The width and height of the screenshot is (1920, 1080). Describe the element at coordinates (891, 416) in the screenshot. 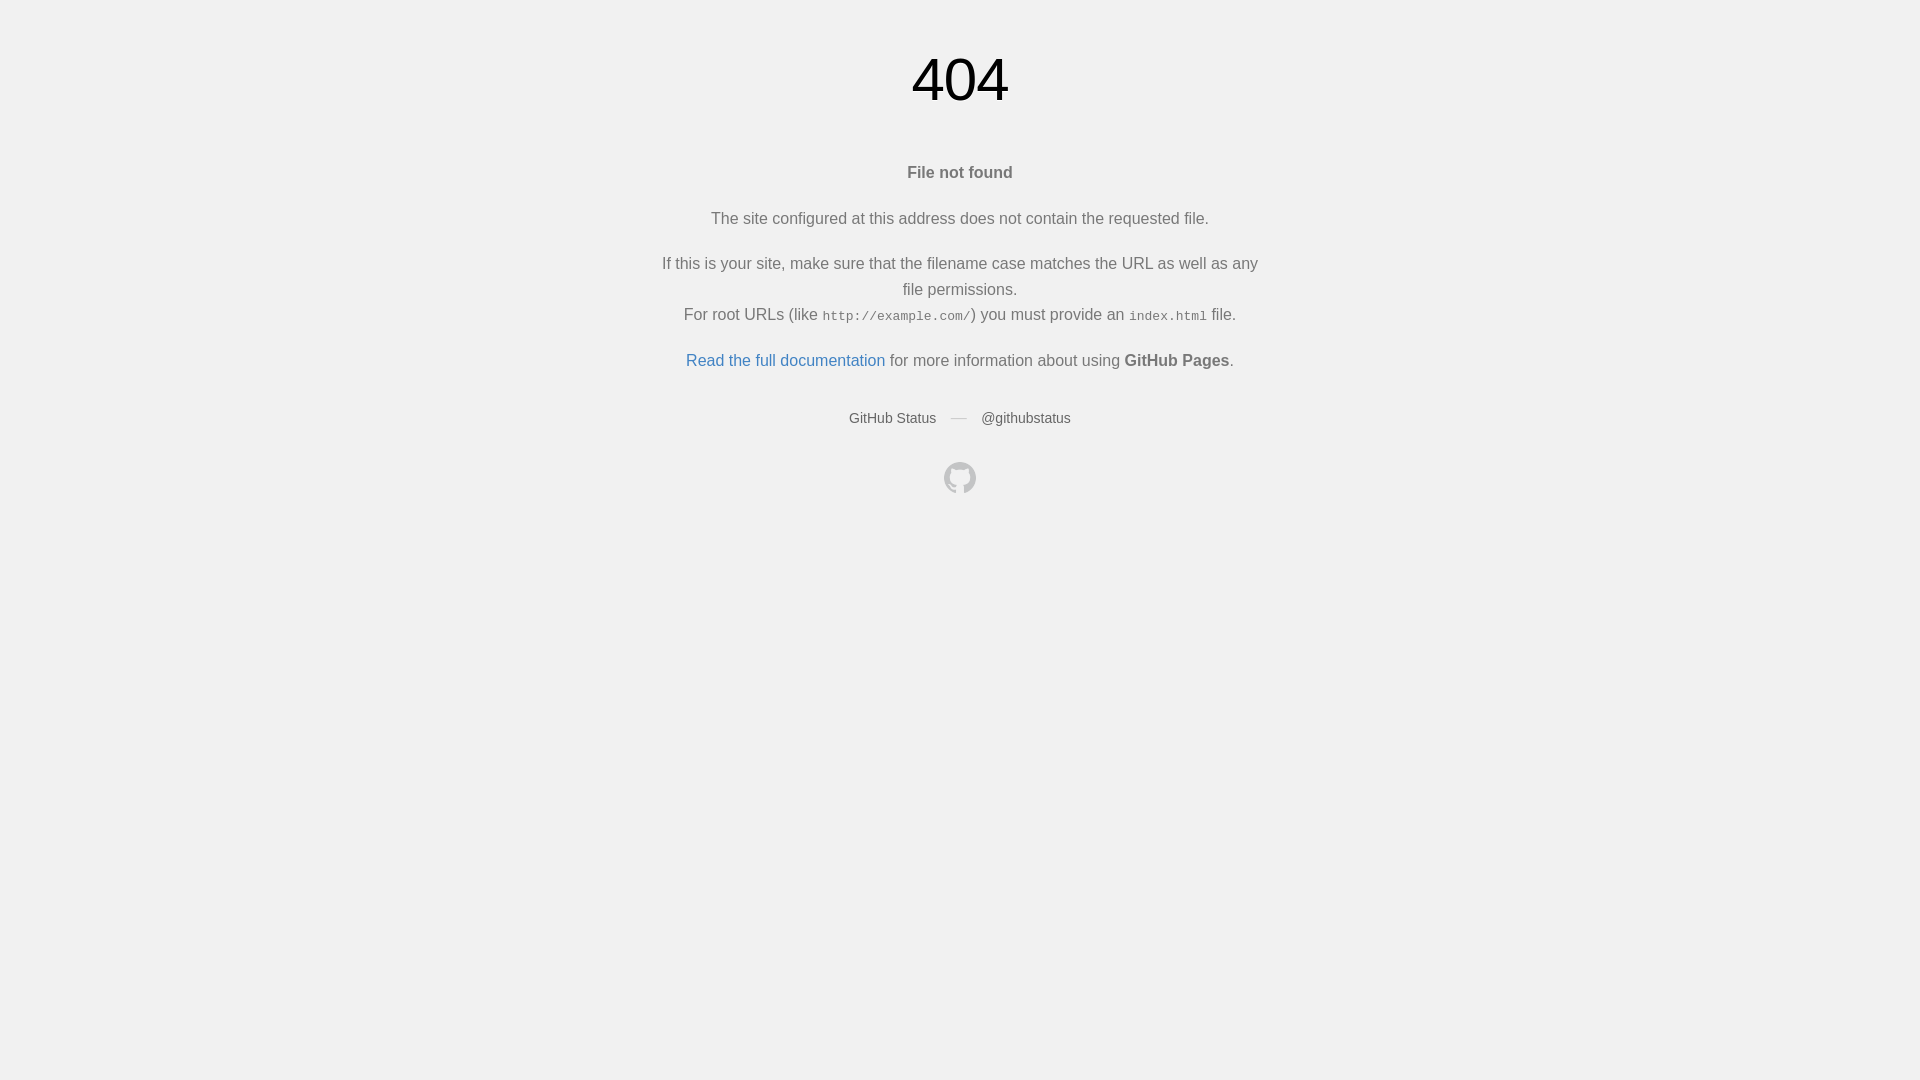

I see `'GitHub Status'` at that location.